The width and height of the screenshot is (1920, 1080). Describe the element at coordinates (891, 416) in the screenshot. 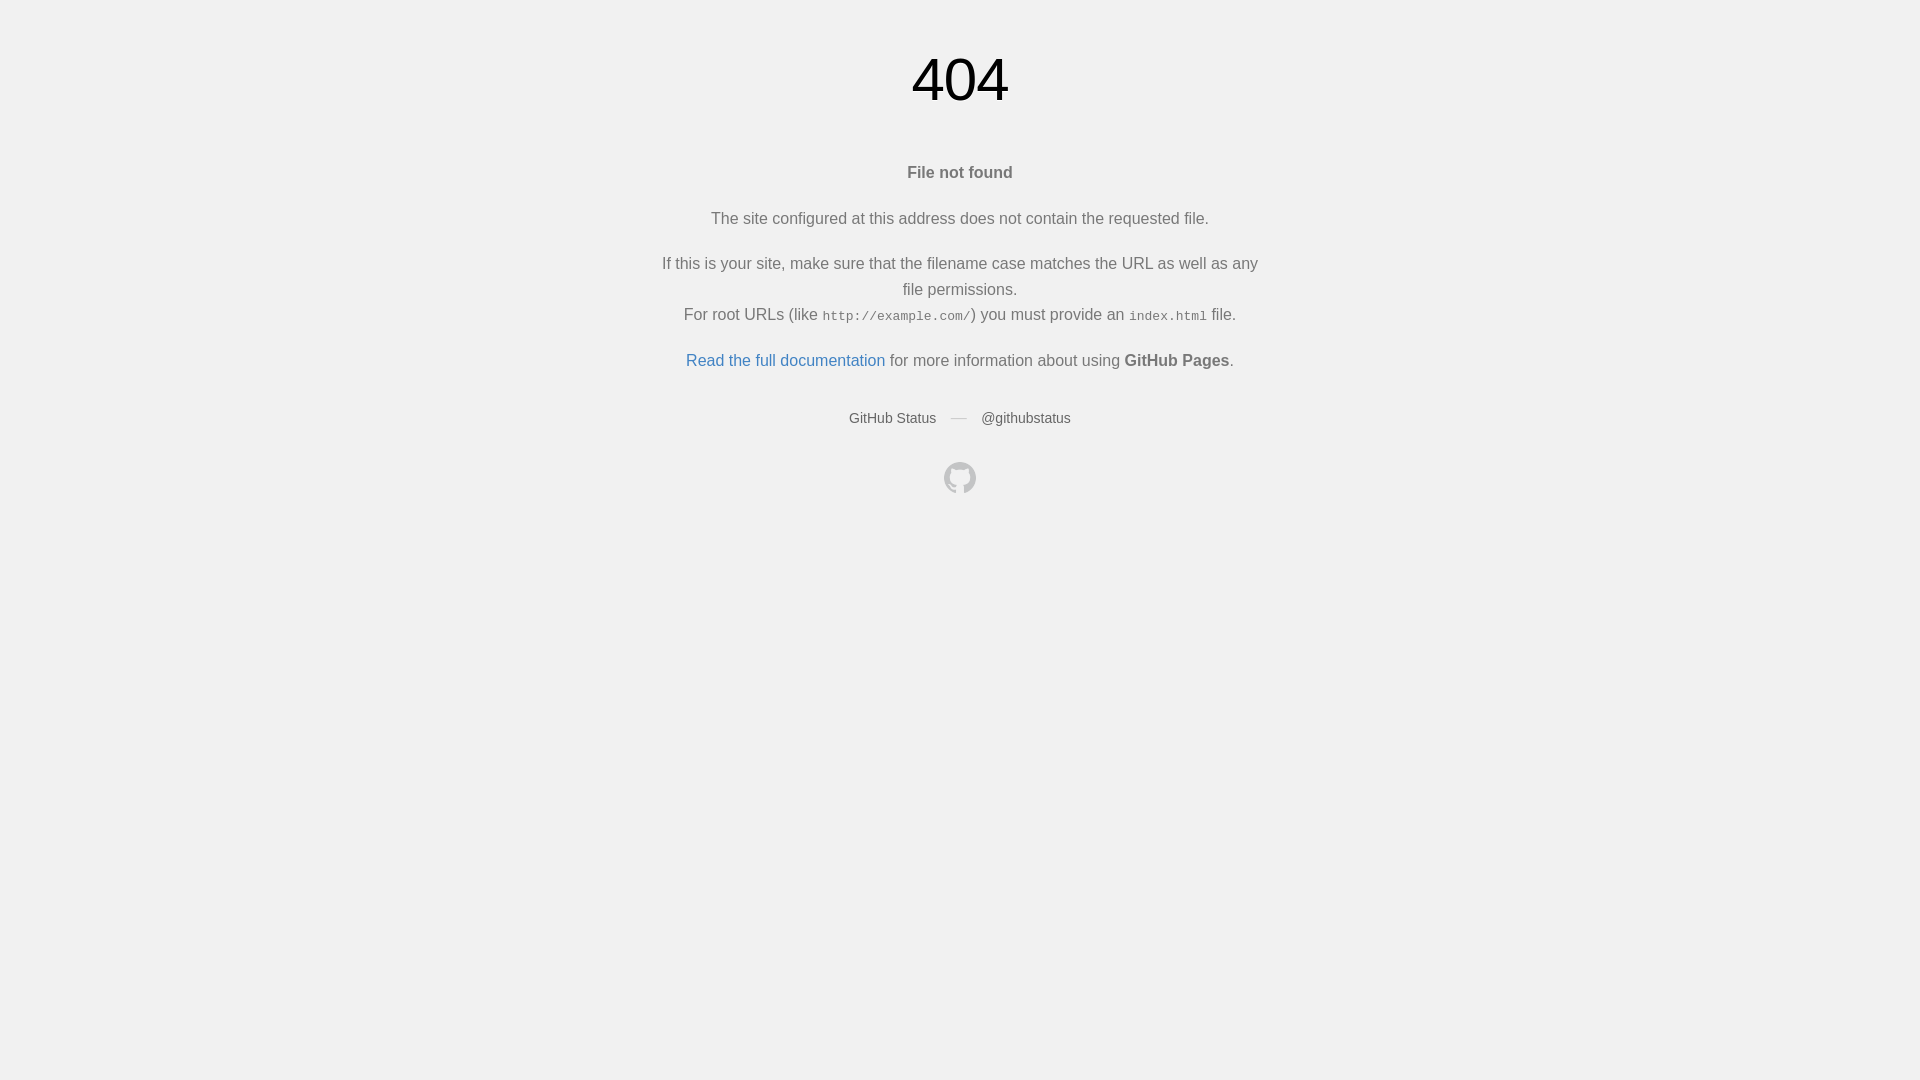

I see `'GitHub Status'` at that location.